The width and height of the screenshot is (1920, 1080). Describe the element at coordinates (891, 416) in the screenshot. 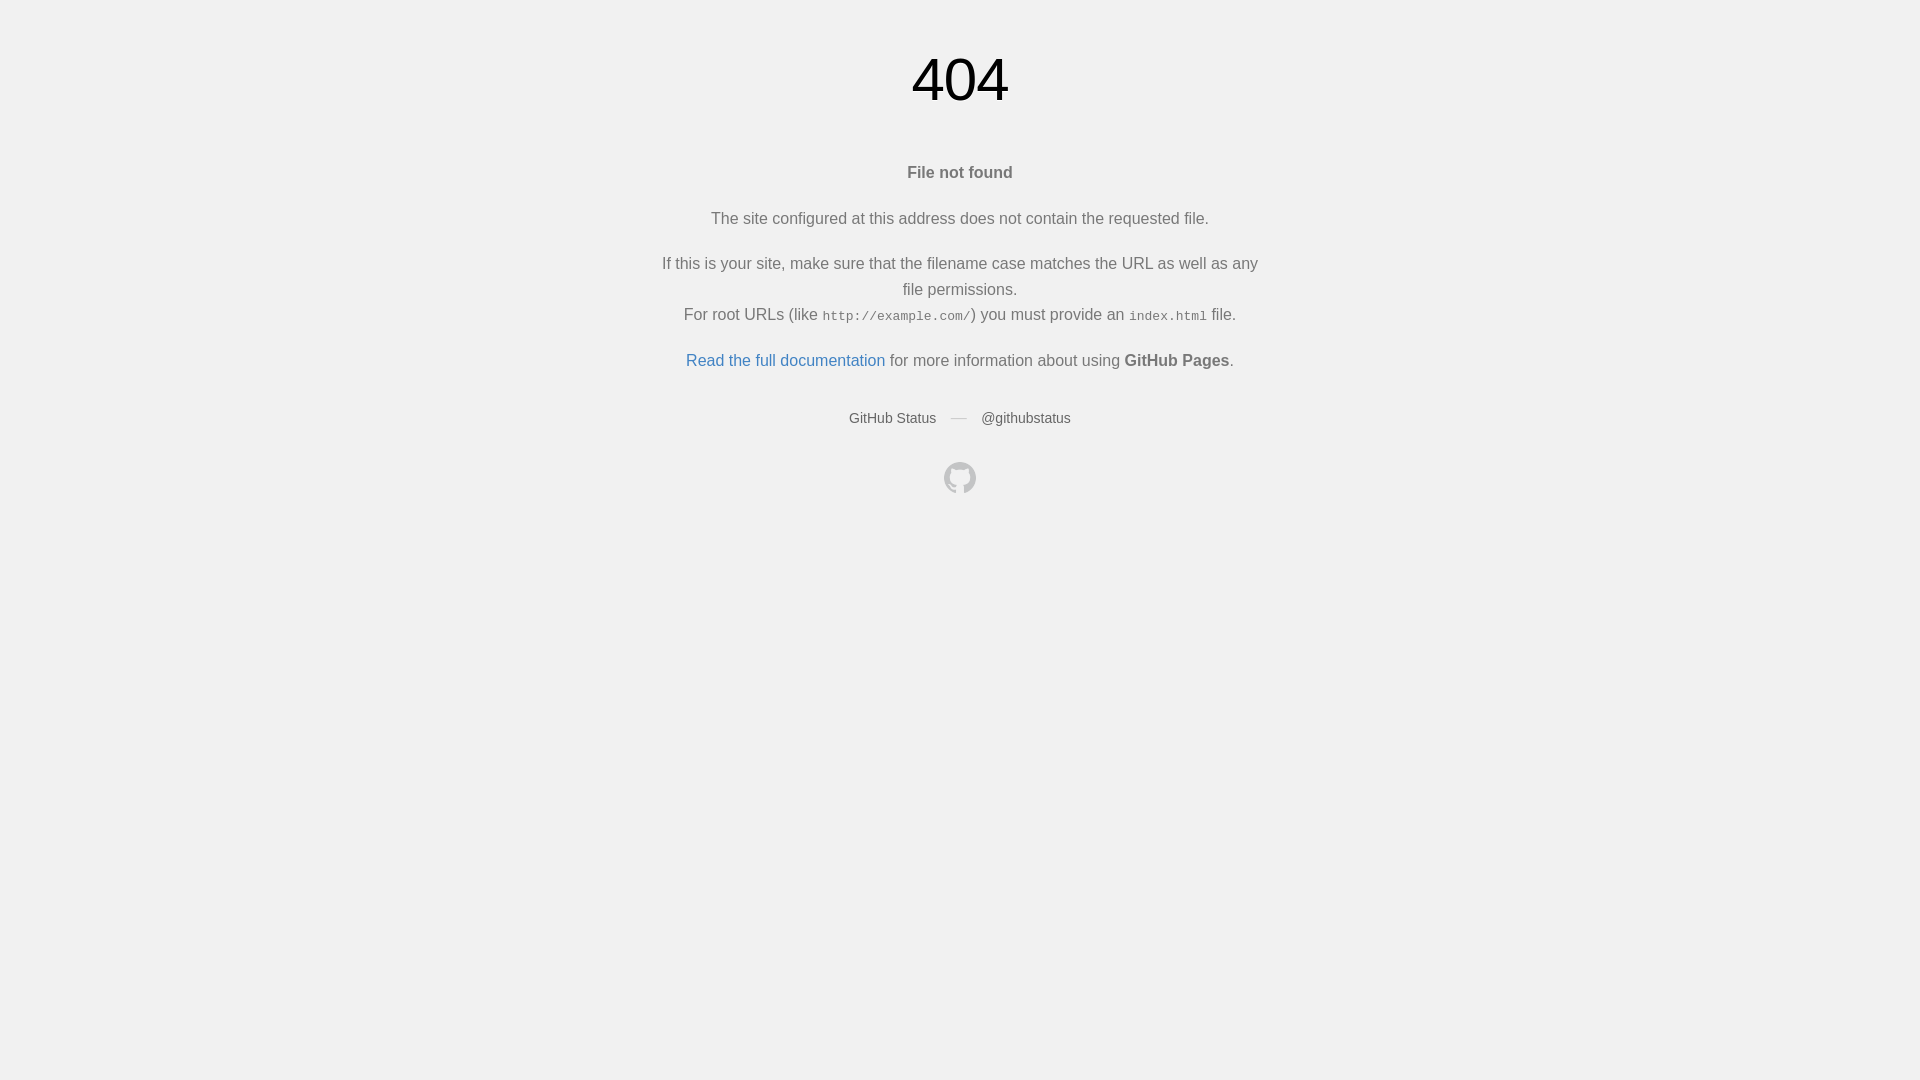

I see `'GitHub Status'` at that location.